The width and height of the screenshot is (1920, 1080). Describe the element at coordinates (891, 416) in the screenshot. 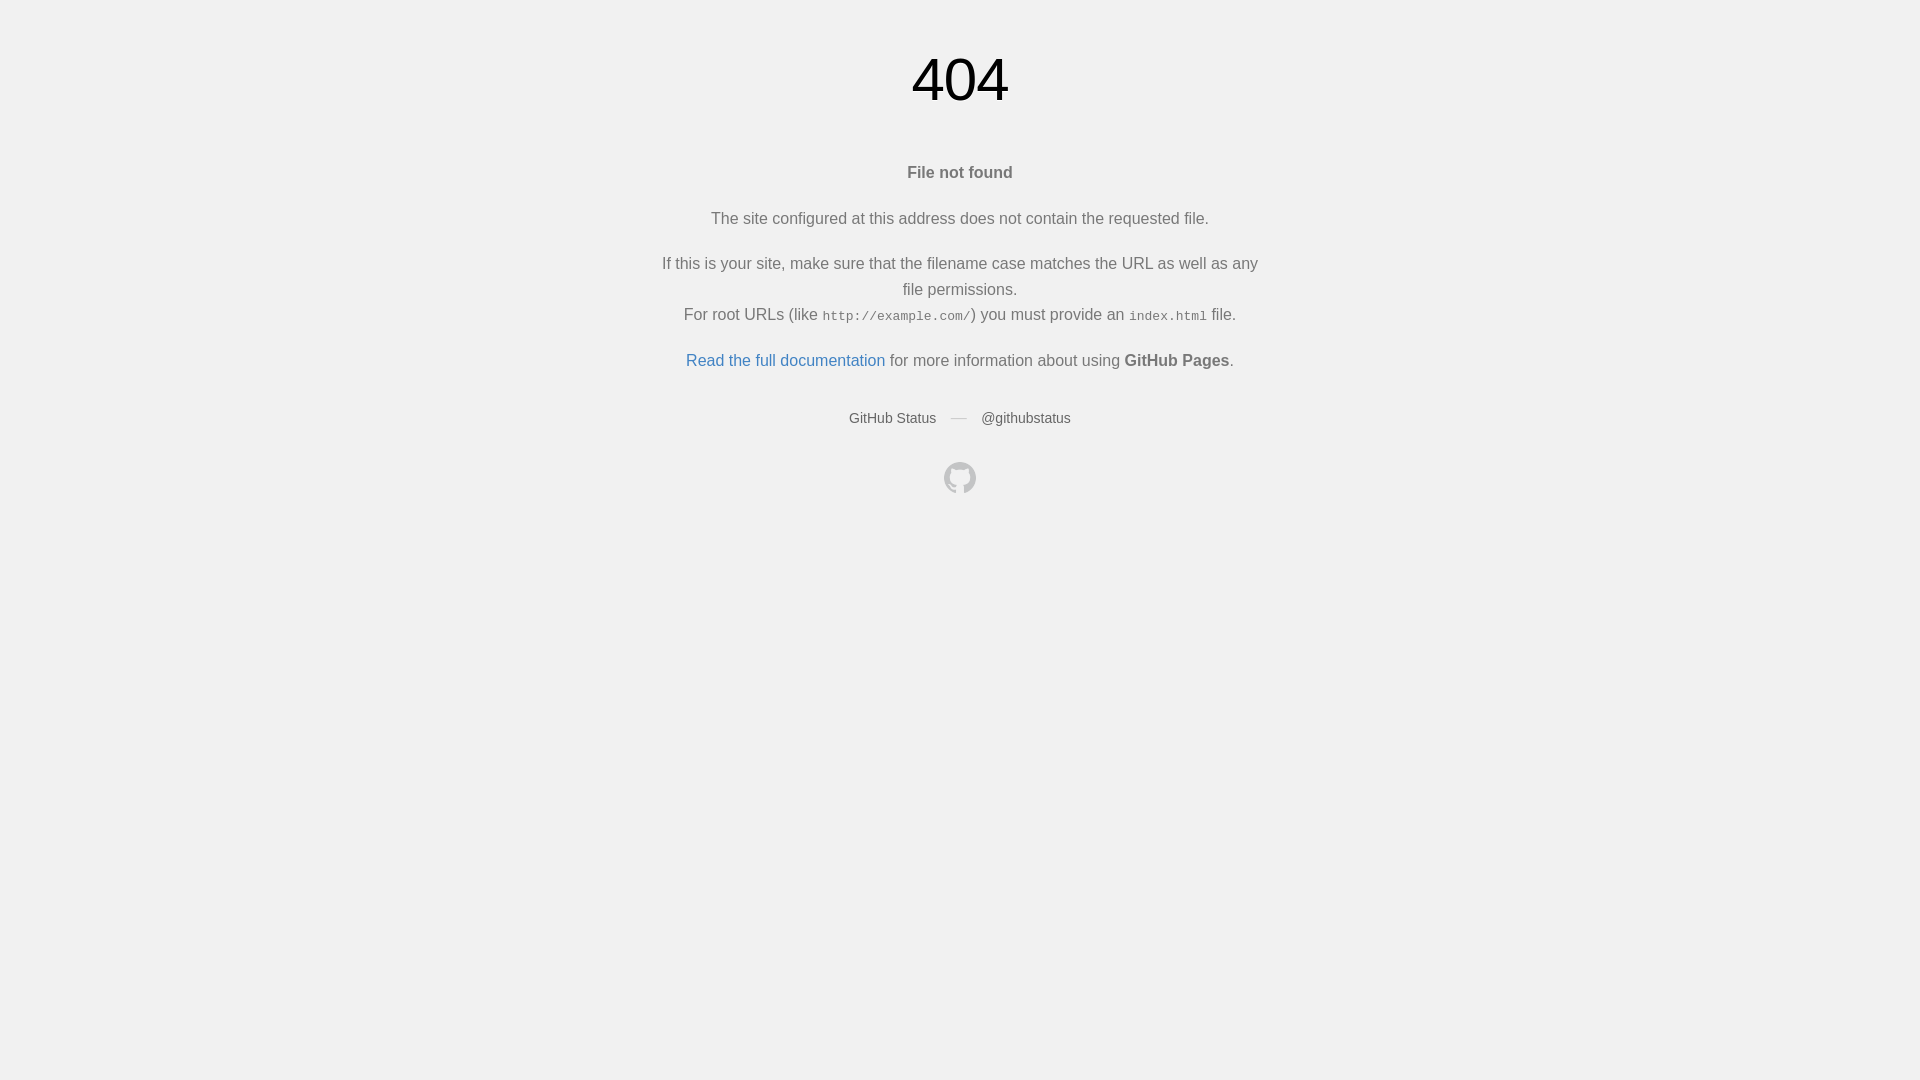

I see `'GitHub Status'` at that location.